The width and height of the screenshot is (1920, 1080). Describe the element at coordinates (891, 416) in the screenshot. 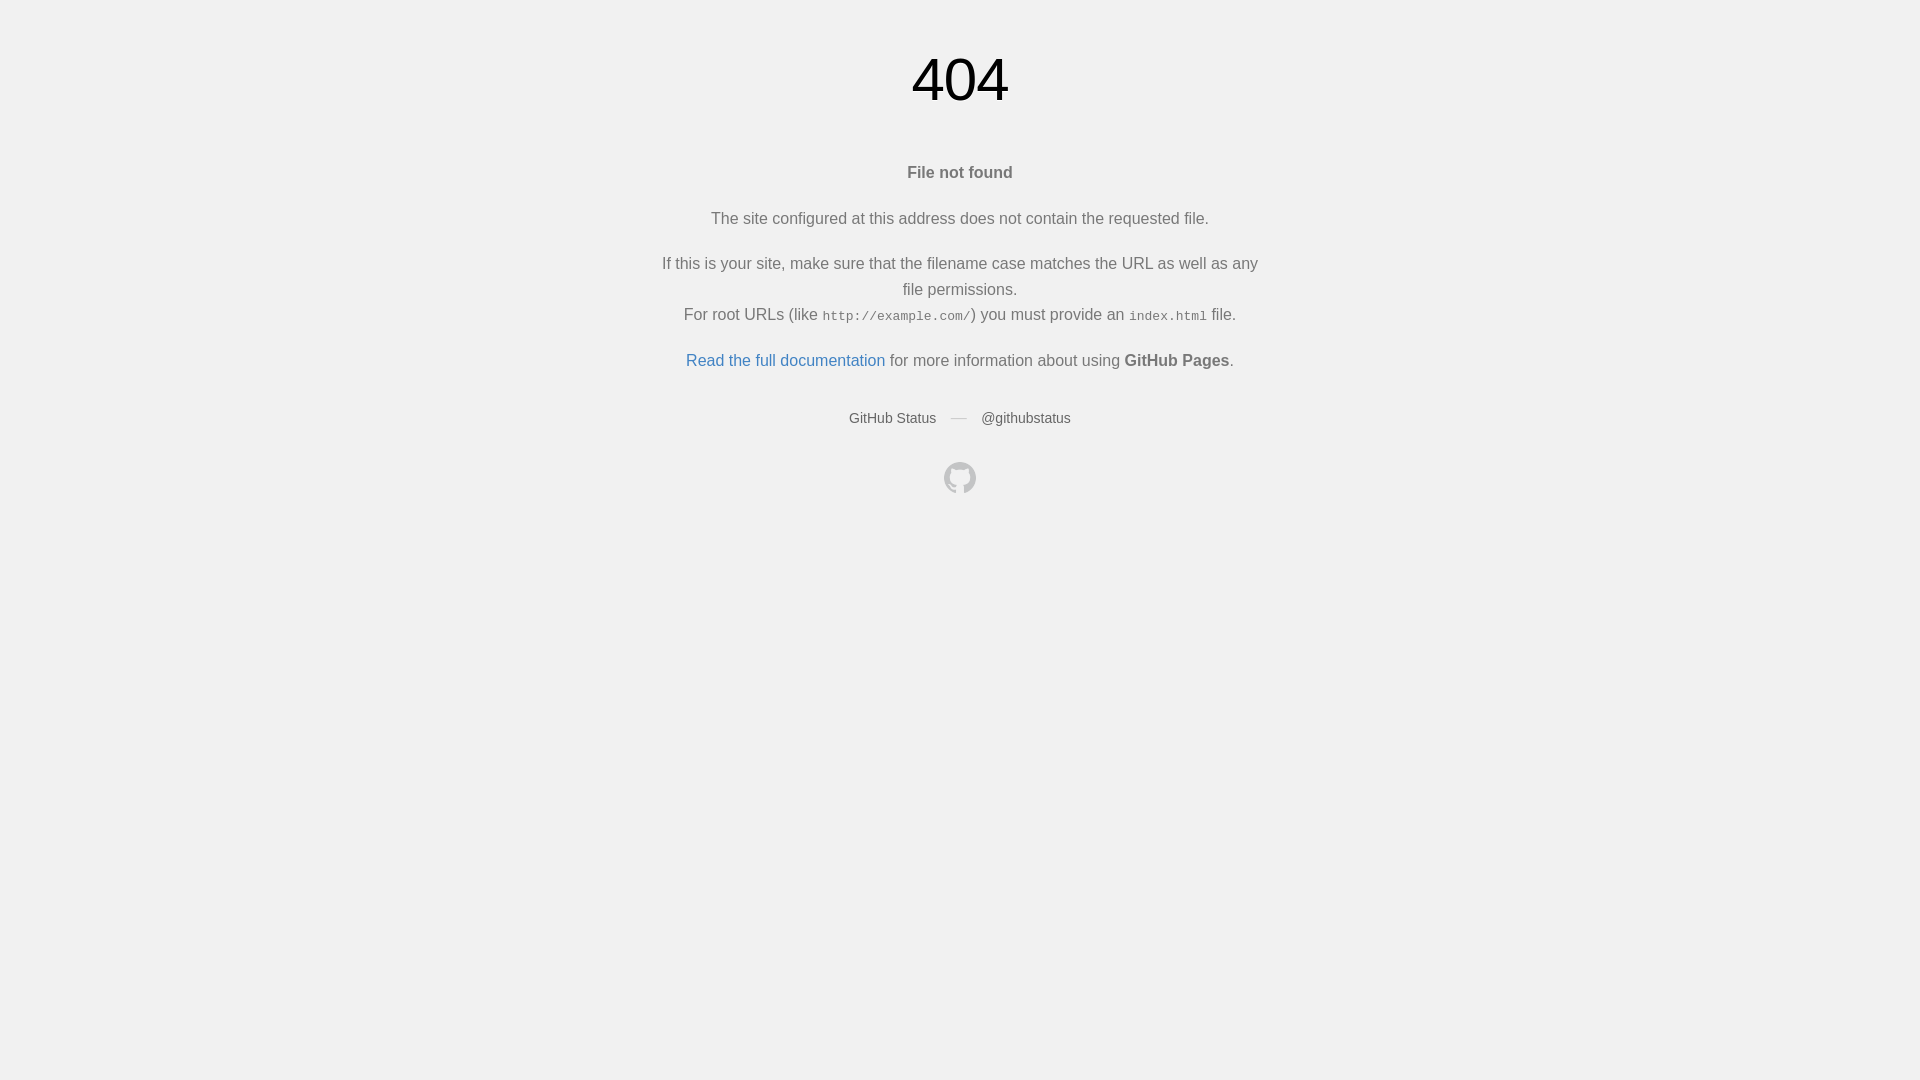

I see `'GitHub Status'` at that location.